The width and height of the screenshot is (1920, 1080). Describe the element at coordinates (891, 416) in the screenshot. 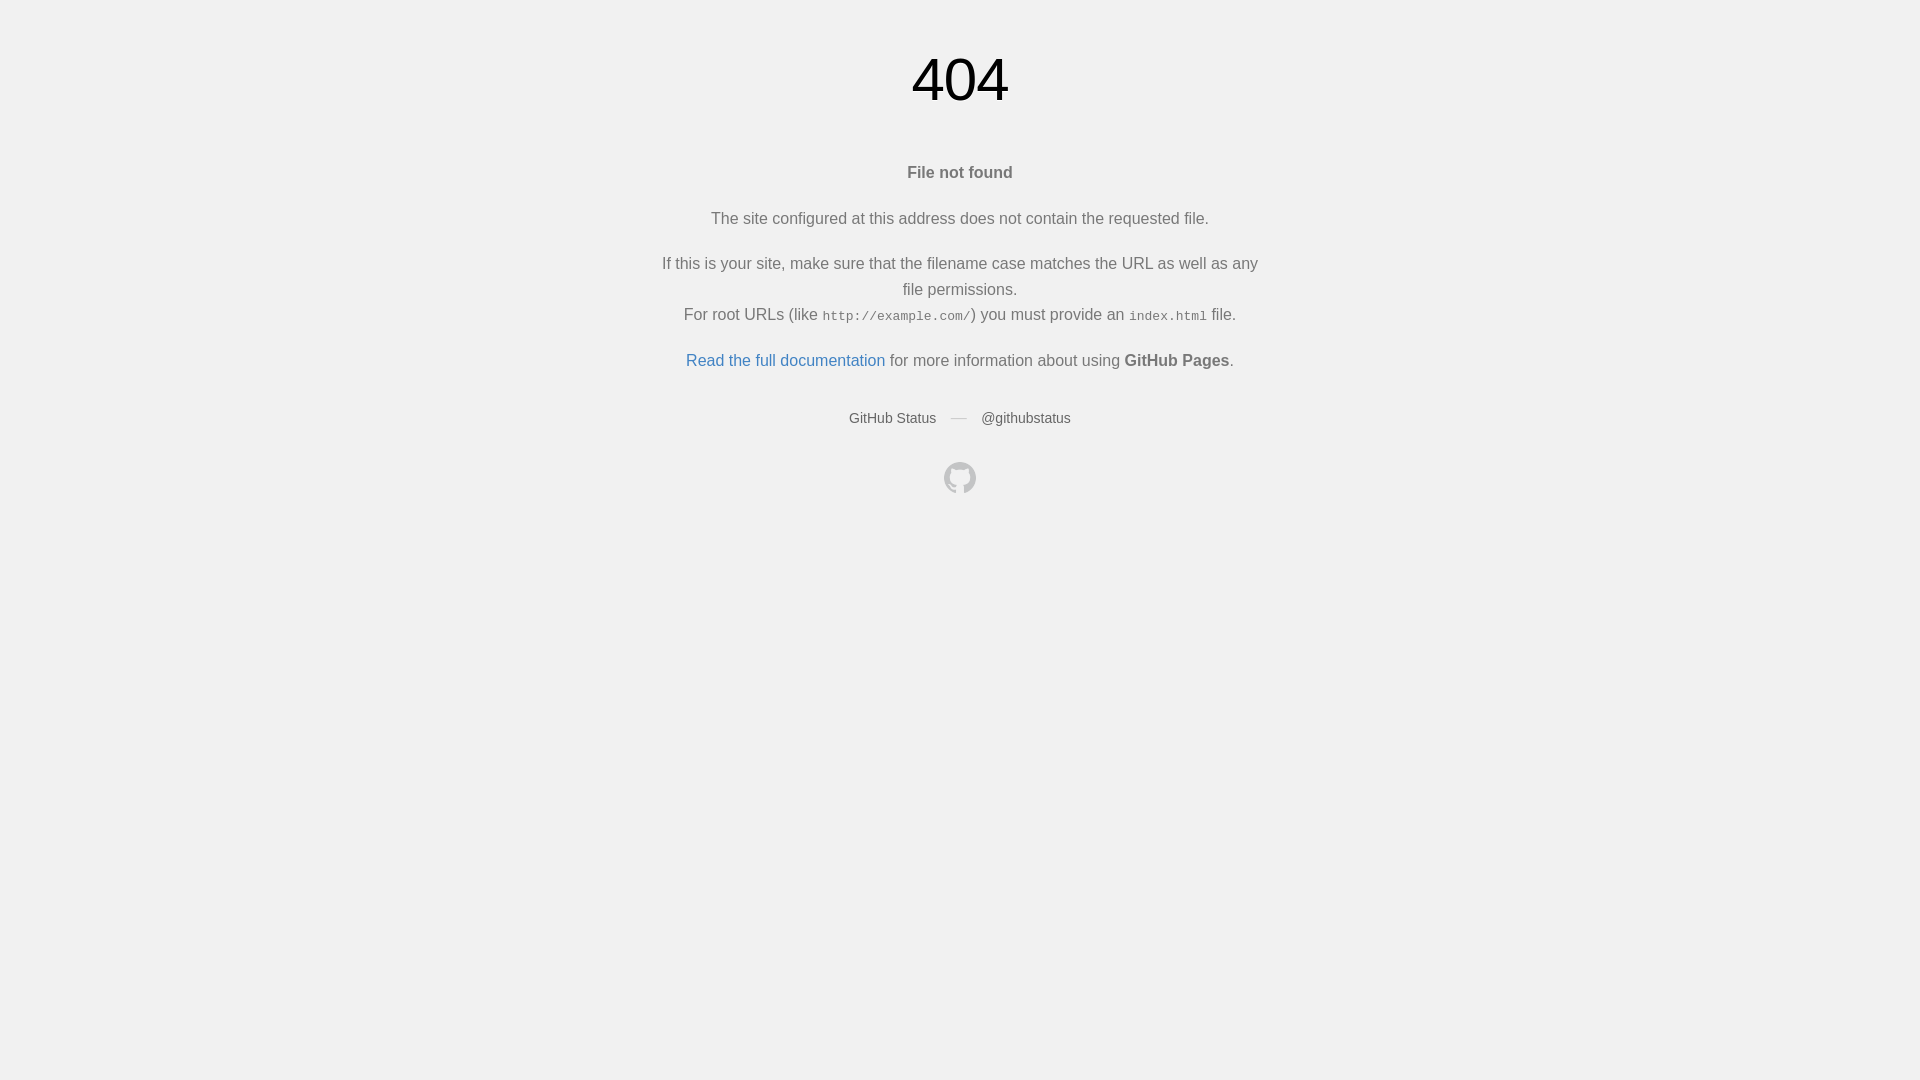

I see `'GitHub Status'` at that location.